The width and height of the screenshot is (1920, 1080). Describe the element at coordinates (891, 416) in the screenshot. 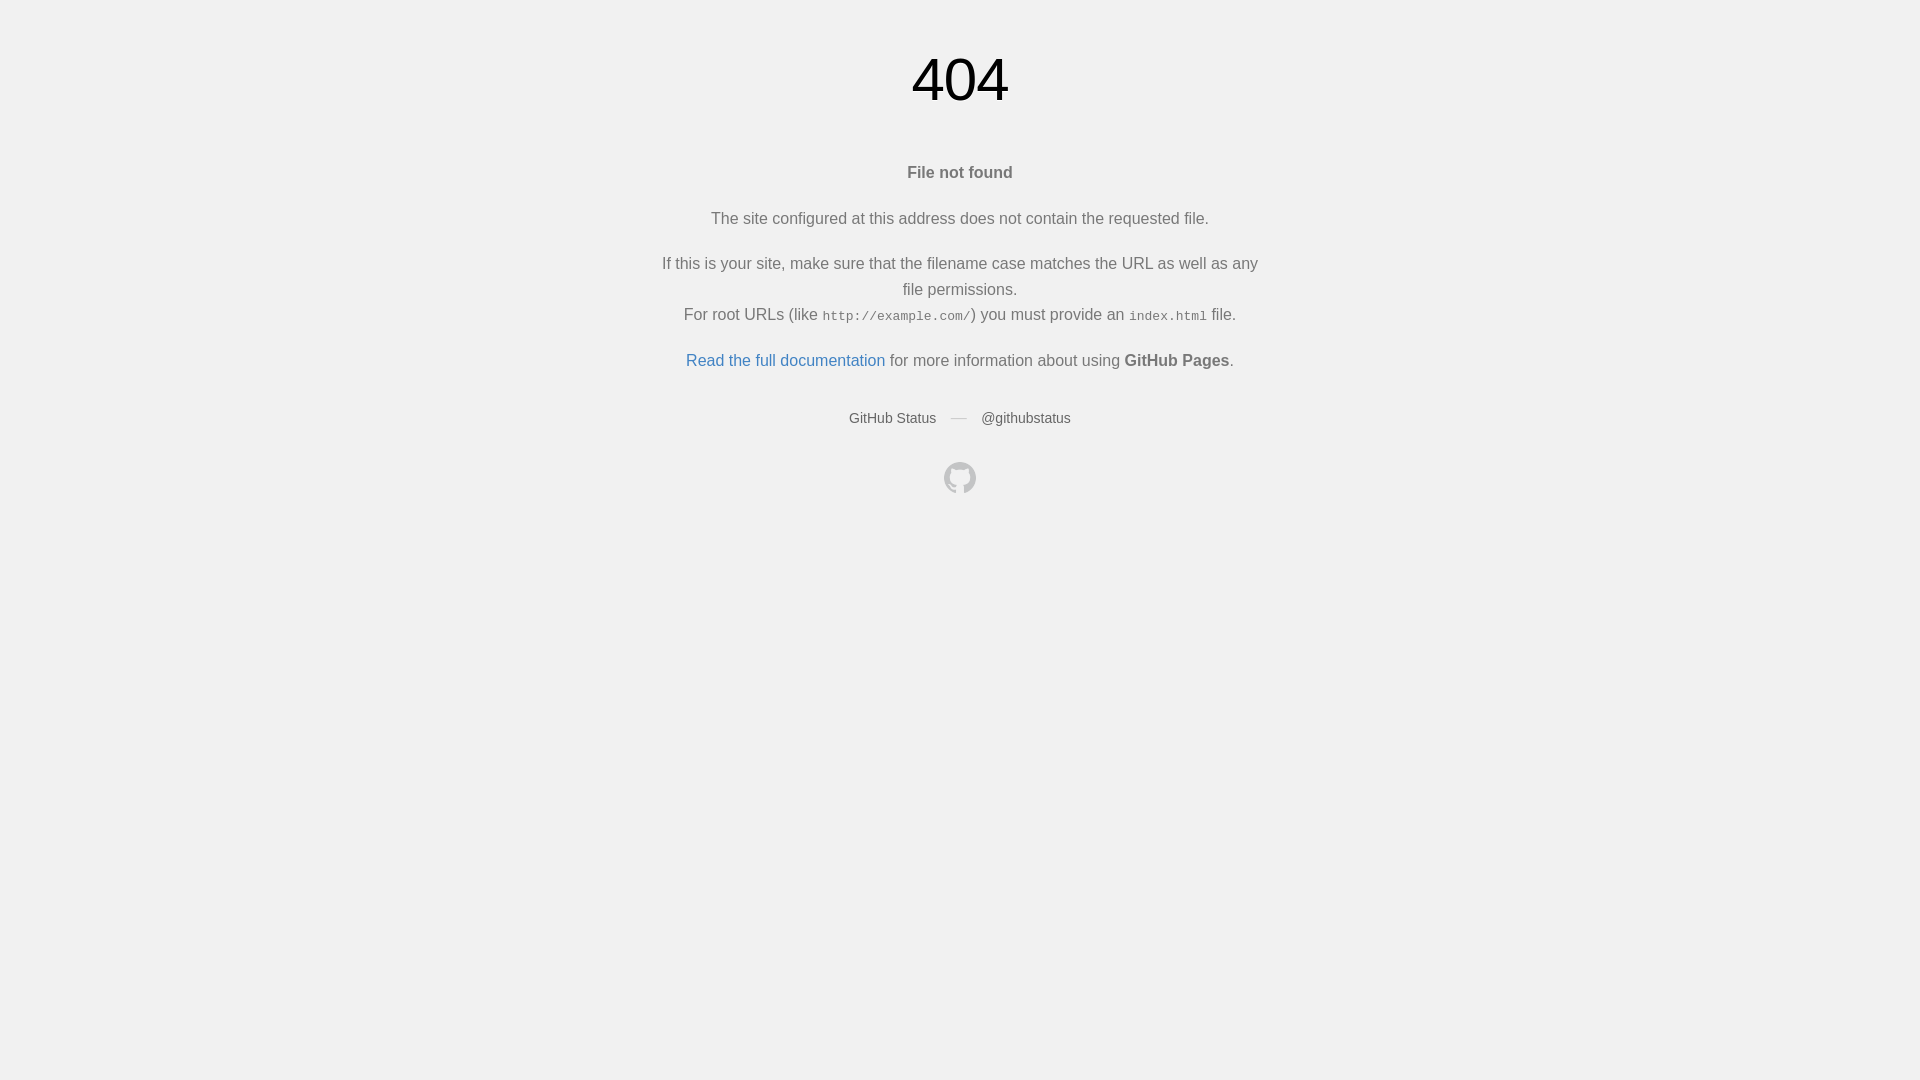

I see `'GitHub Status'` at that location.